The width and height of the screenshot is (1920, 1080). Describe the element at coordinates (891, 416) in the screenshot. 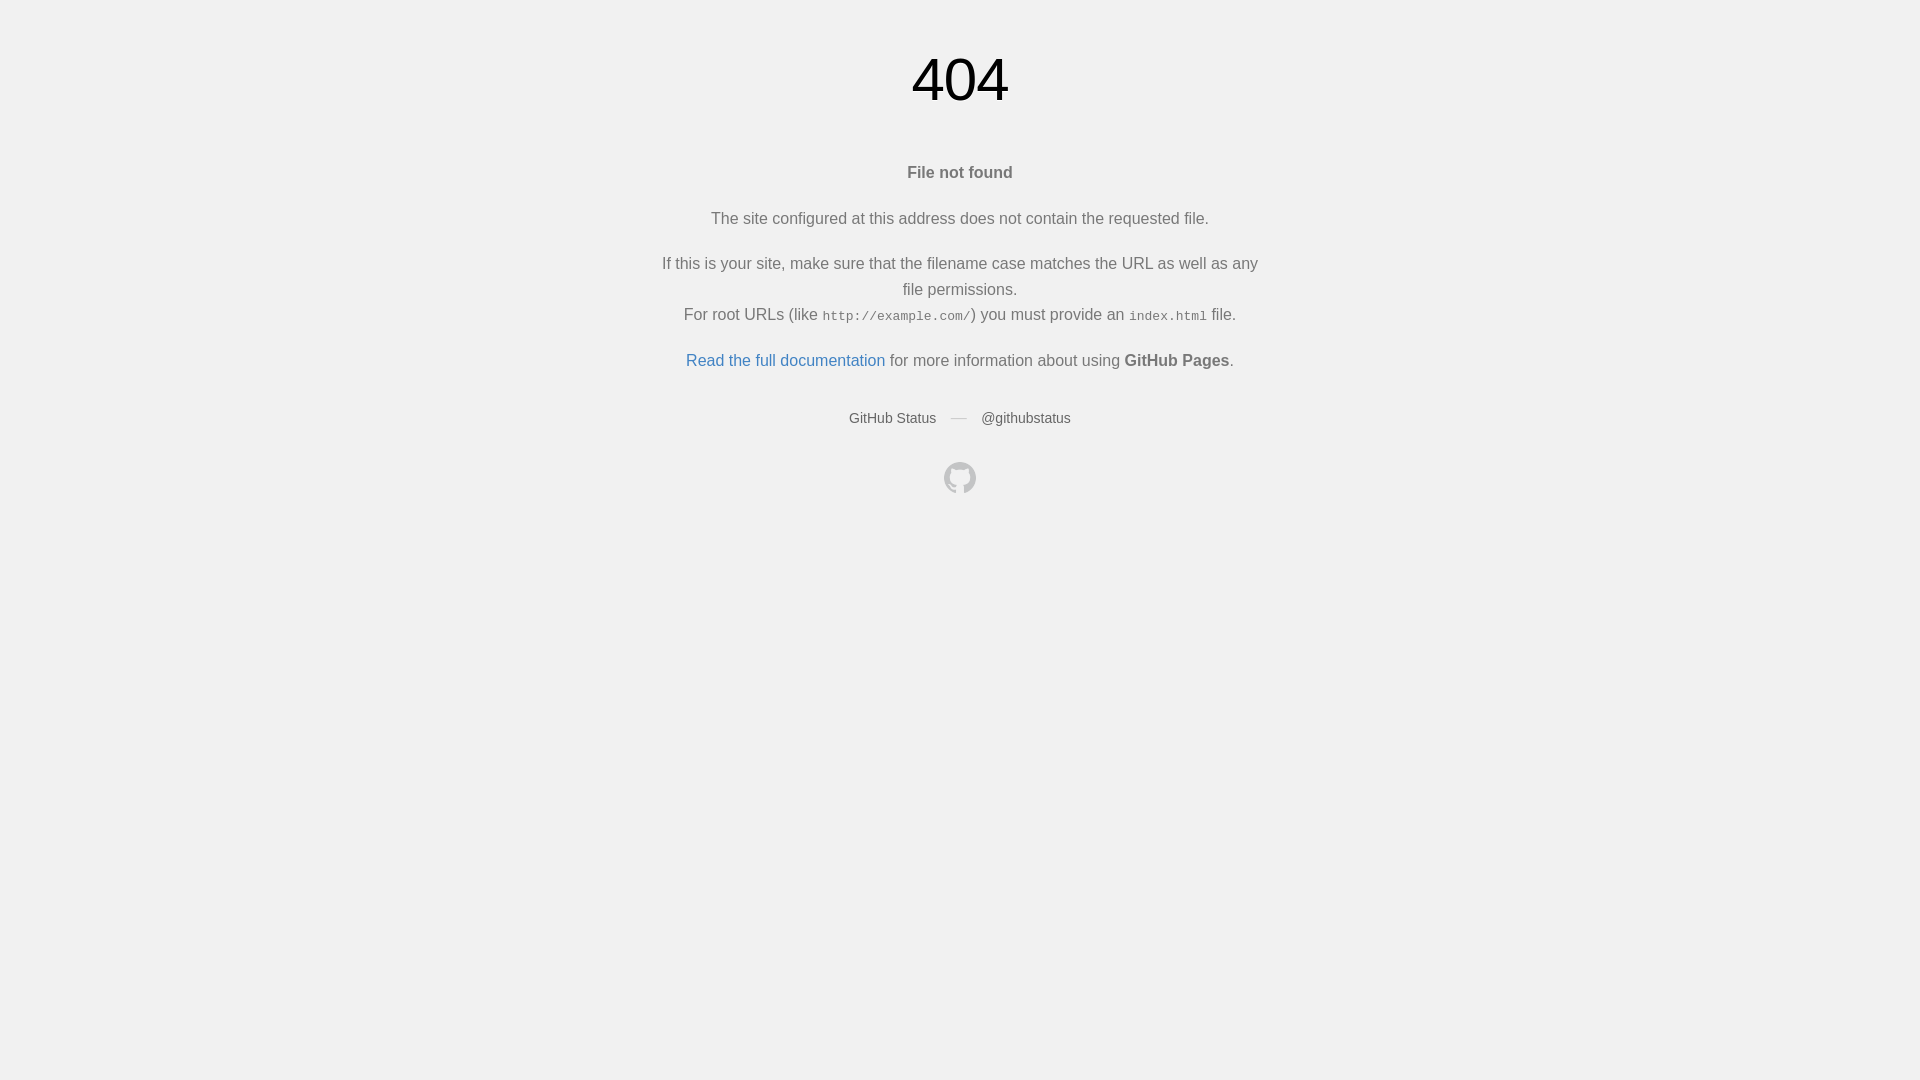

I see `'GitHub Status'` at that location.